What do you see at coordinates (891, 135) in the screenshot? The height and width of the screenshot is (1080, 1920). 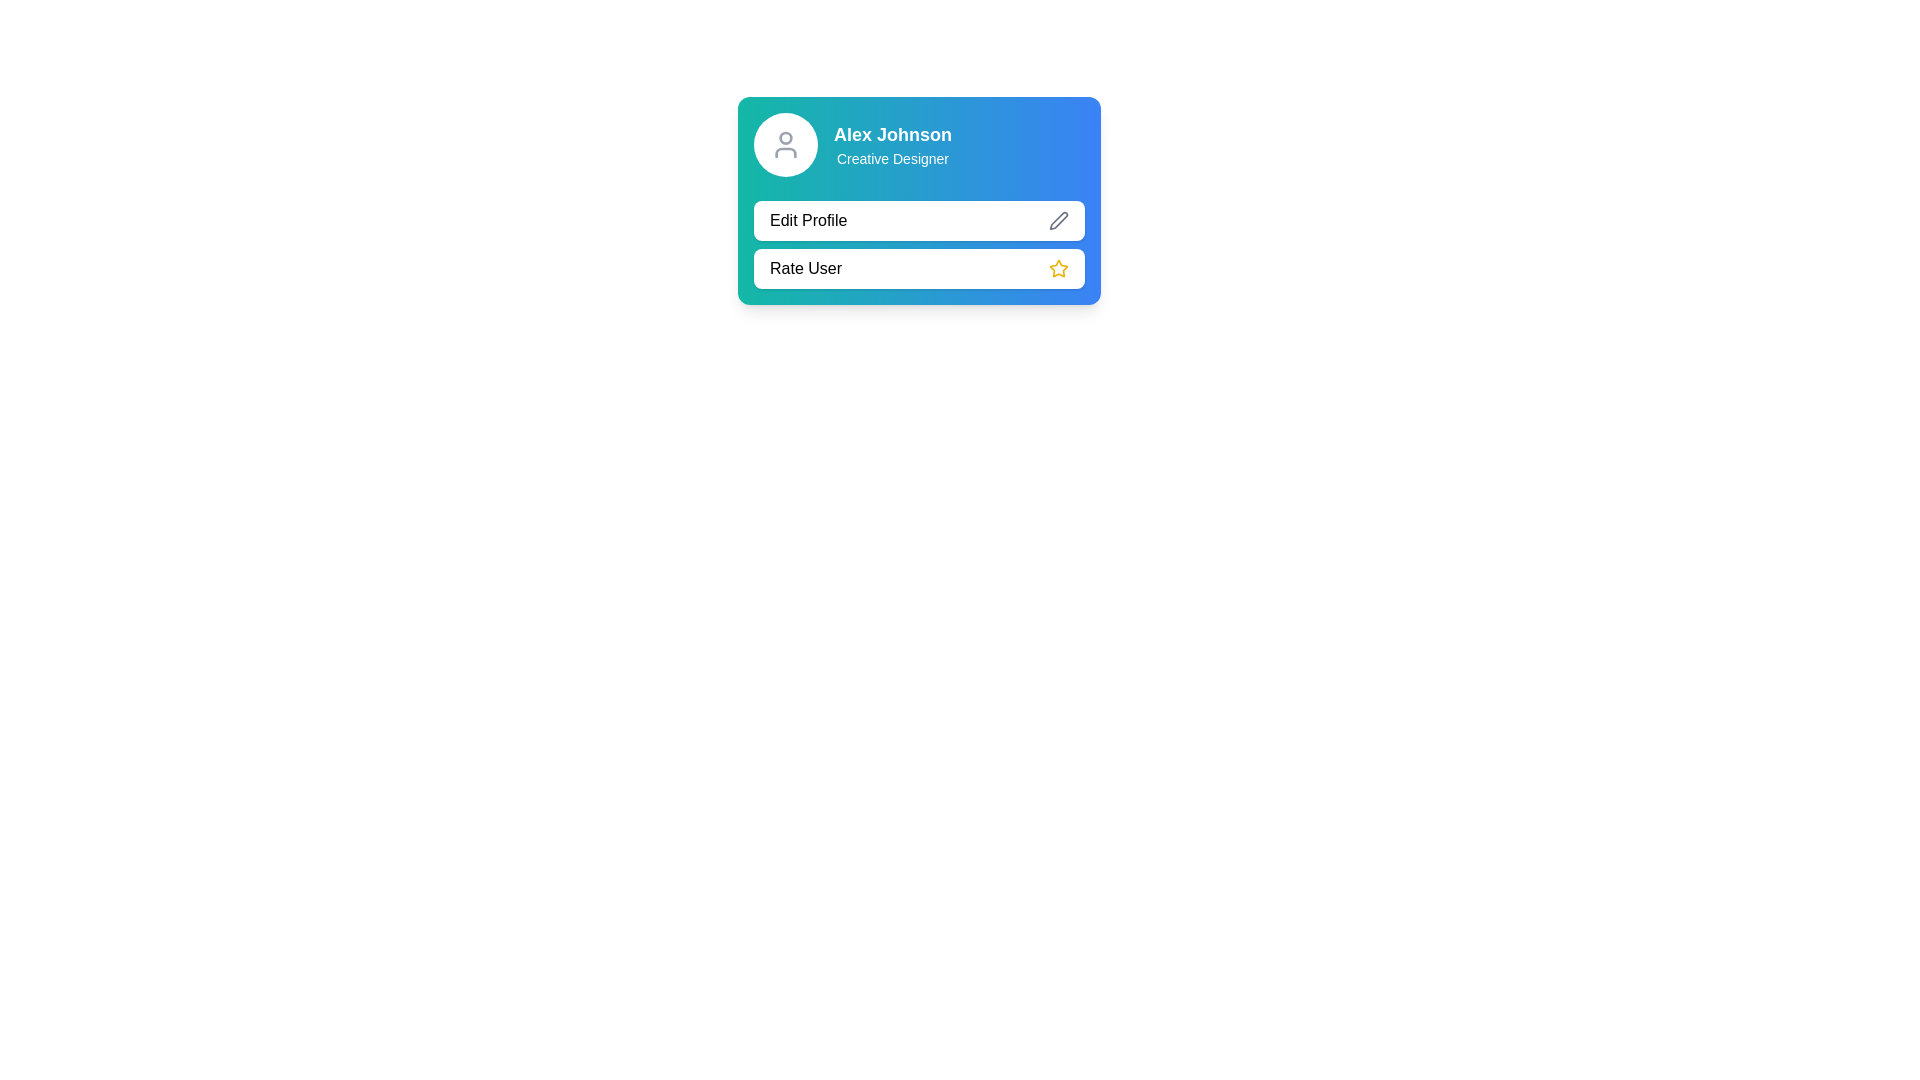 I see `the user name text label located at the upper portion of the card interface, which is positioned above the 'Creative Designer' text and to the right of the circular user avatar icon` at bounding box center [891, 135].